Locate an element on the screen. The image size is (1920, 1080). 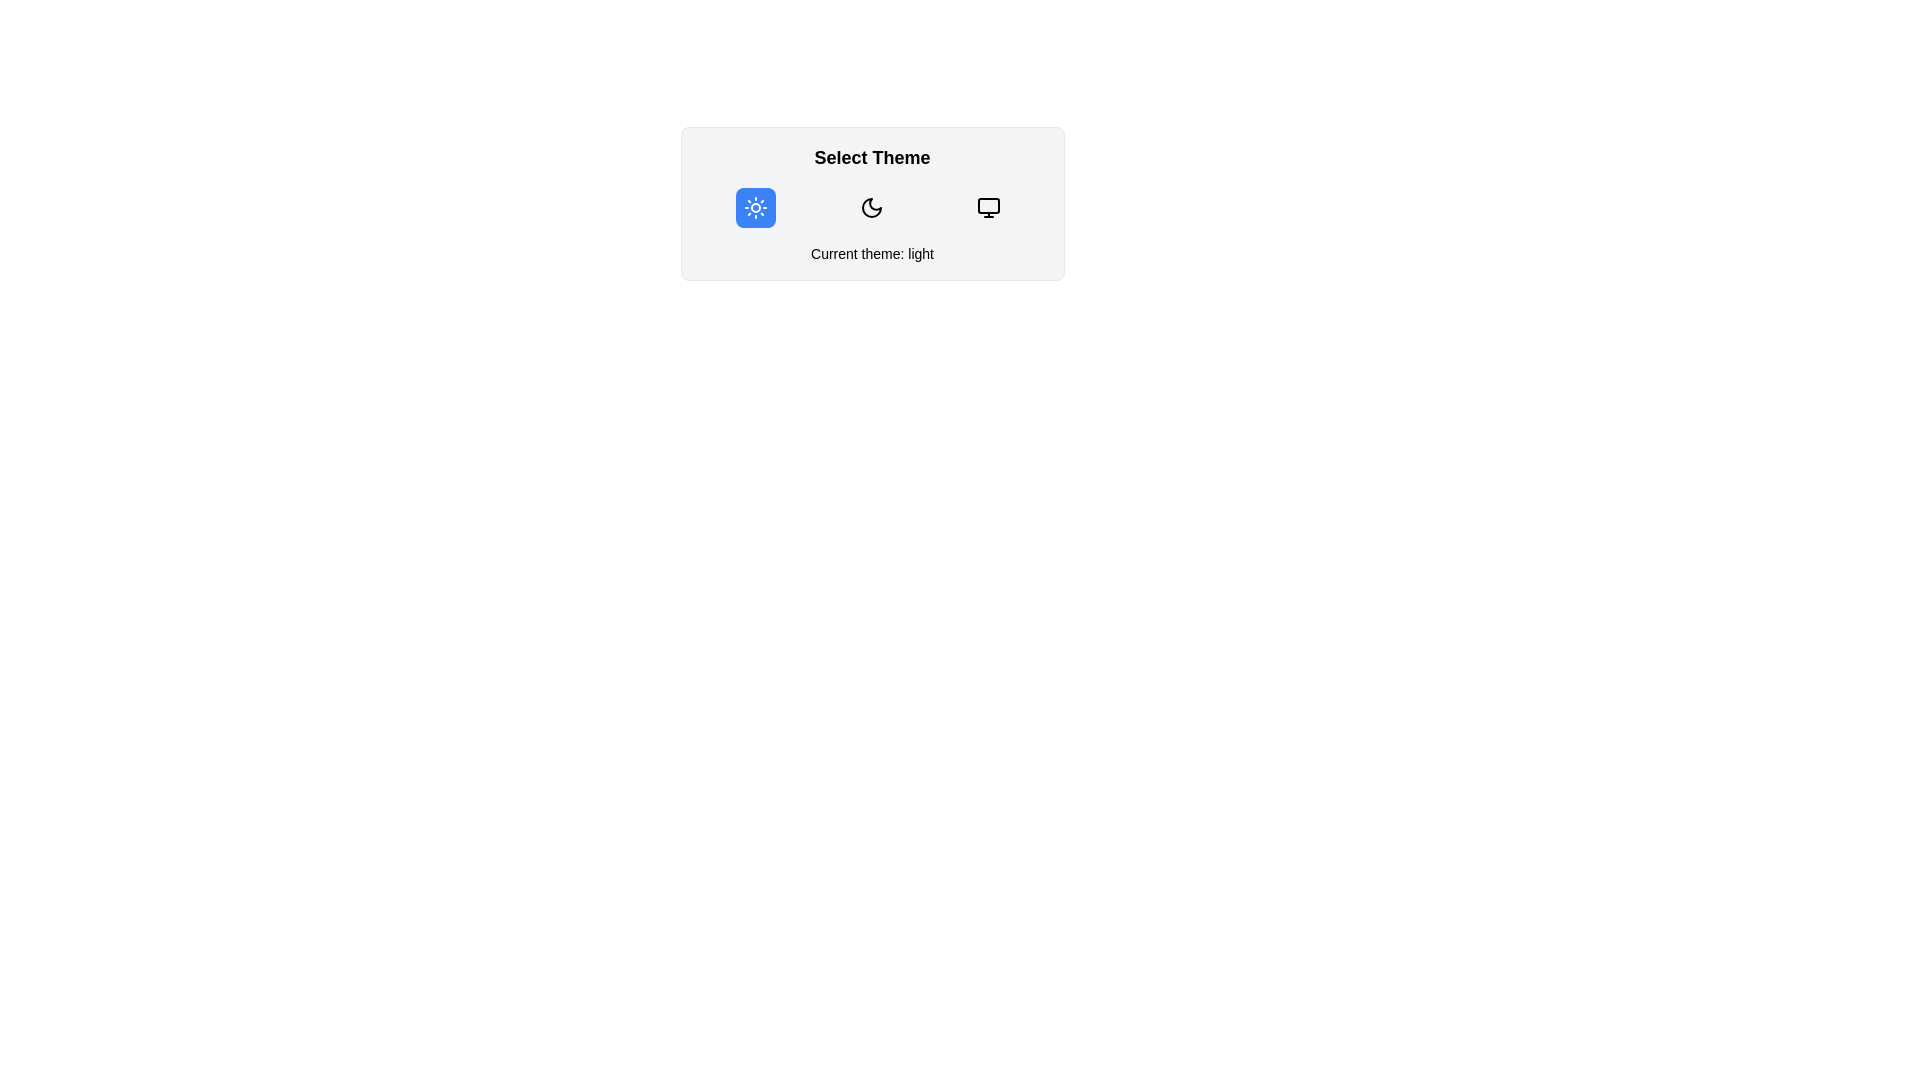
the 'Sun' theme icon located on the leftmost side of the theme selection group is located at coordinates (754, 208).